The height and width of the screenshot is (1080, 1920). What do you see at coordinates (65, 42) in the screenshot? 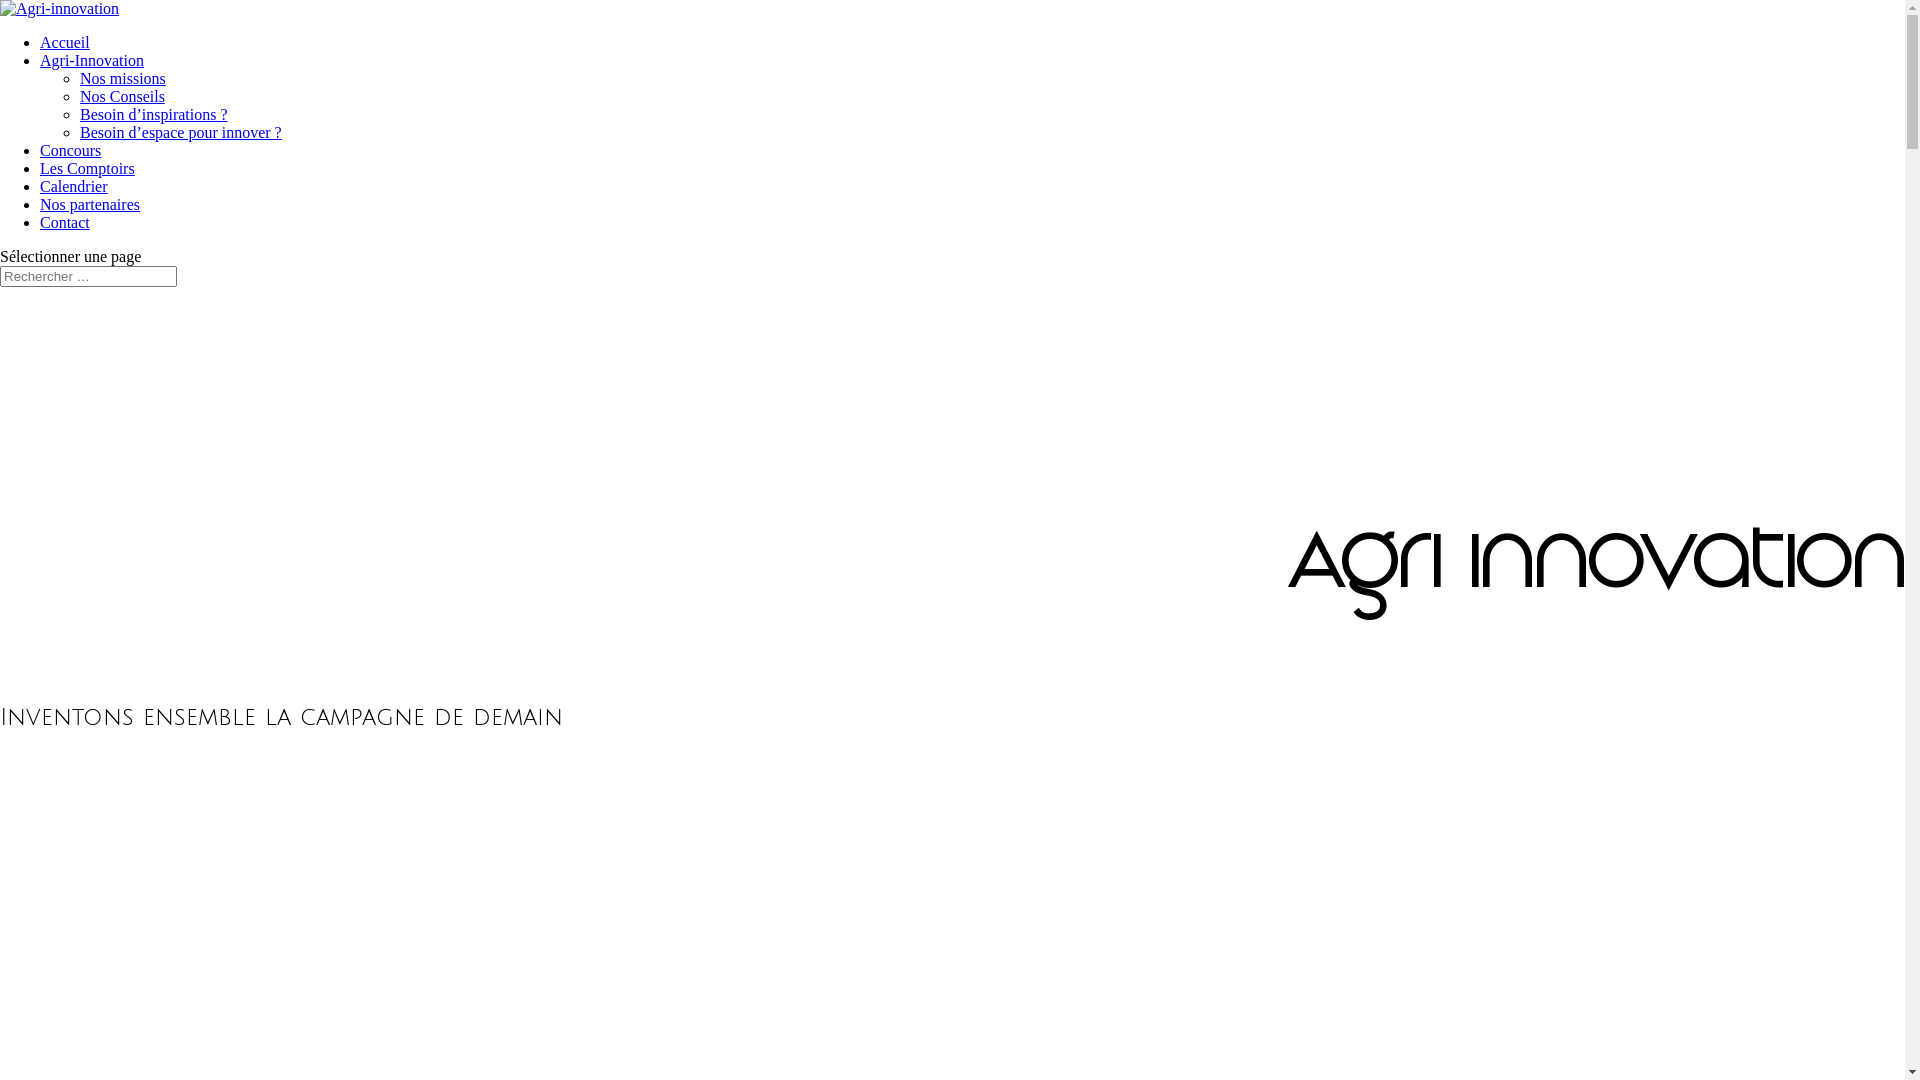
I see `'Accueil'` at bounding box center [65, 42].